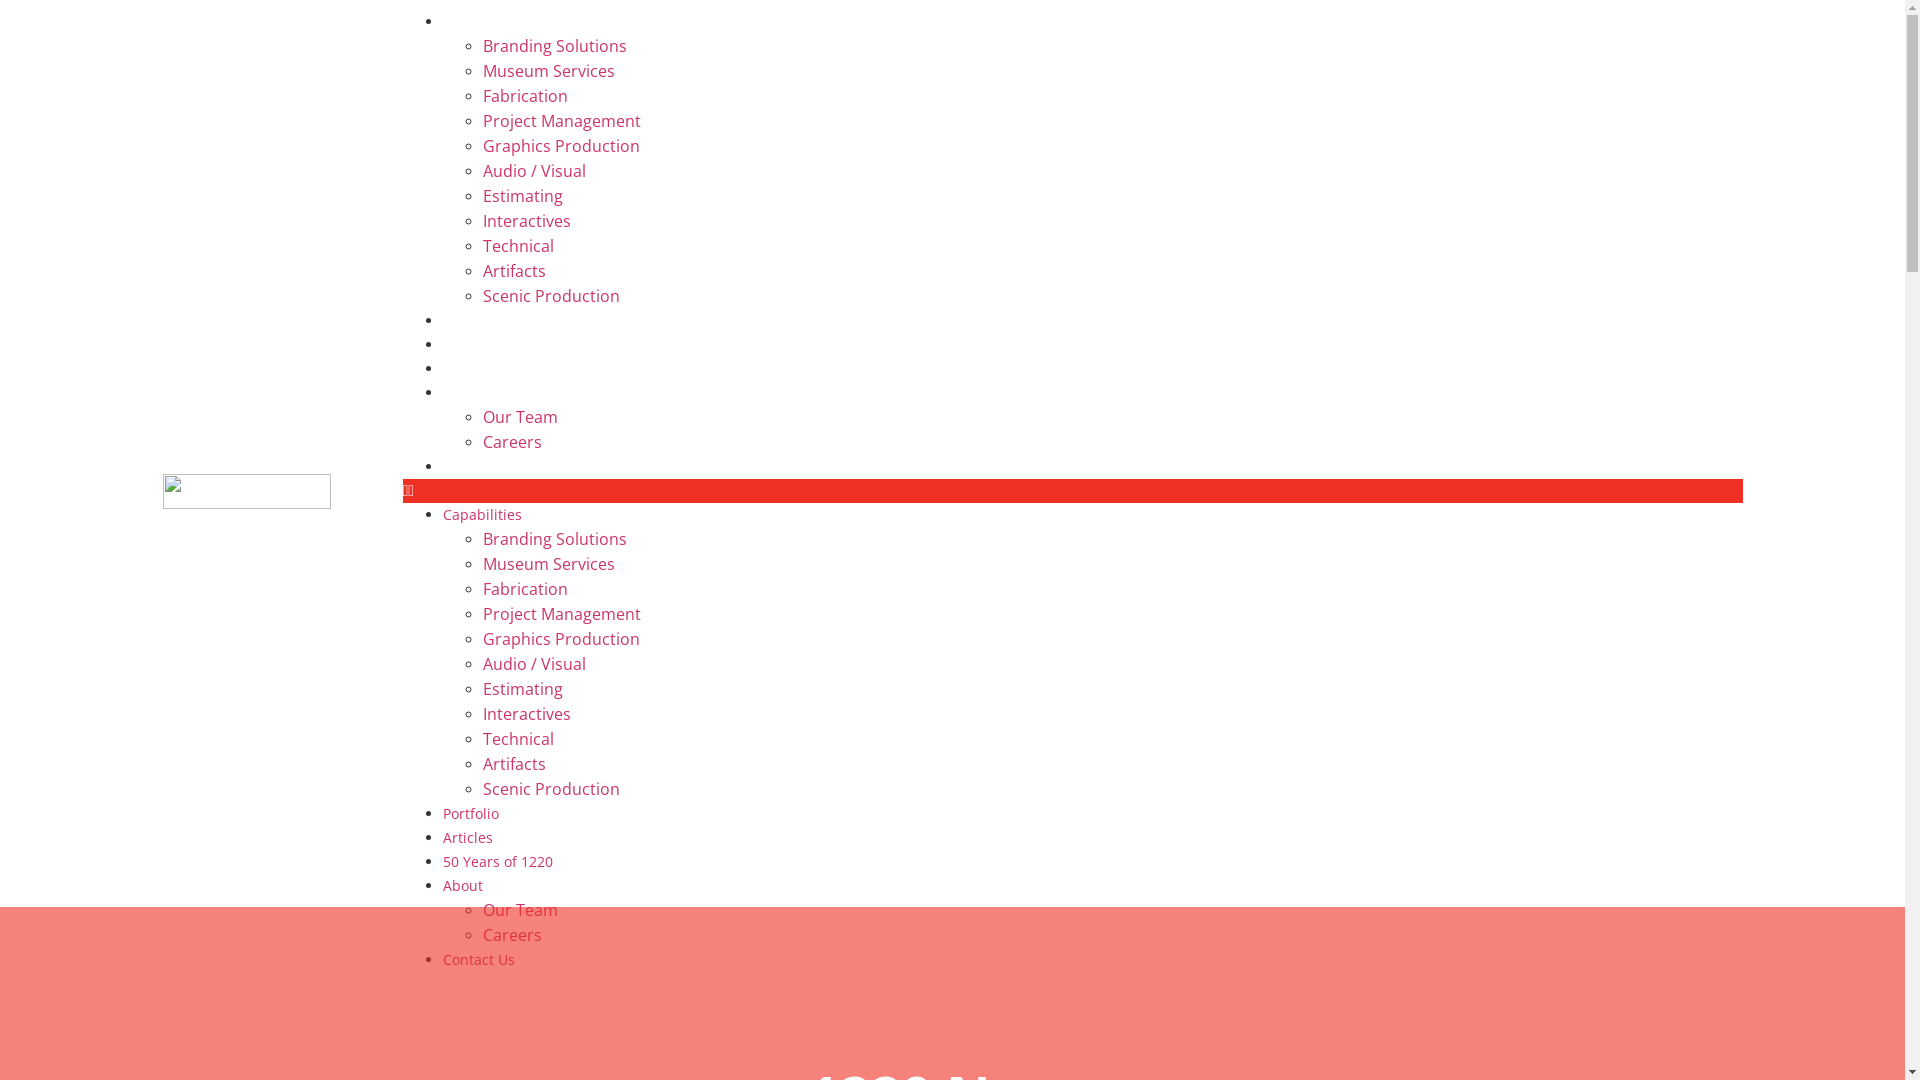 This screenshot has width=1920, height=1080. Describe the element at coordinates (526, 220) in the screenshot. I see `'Interactives'` at that location.